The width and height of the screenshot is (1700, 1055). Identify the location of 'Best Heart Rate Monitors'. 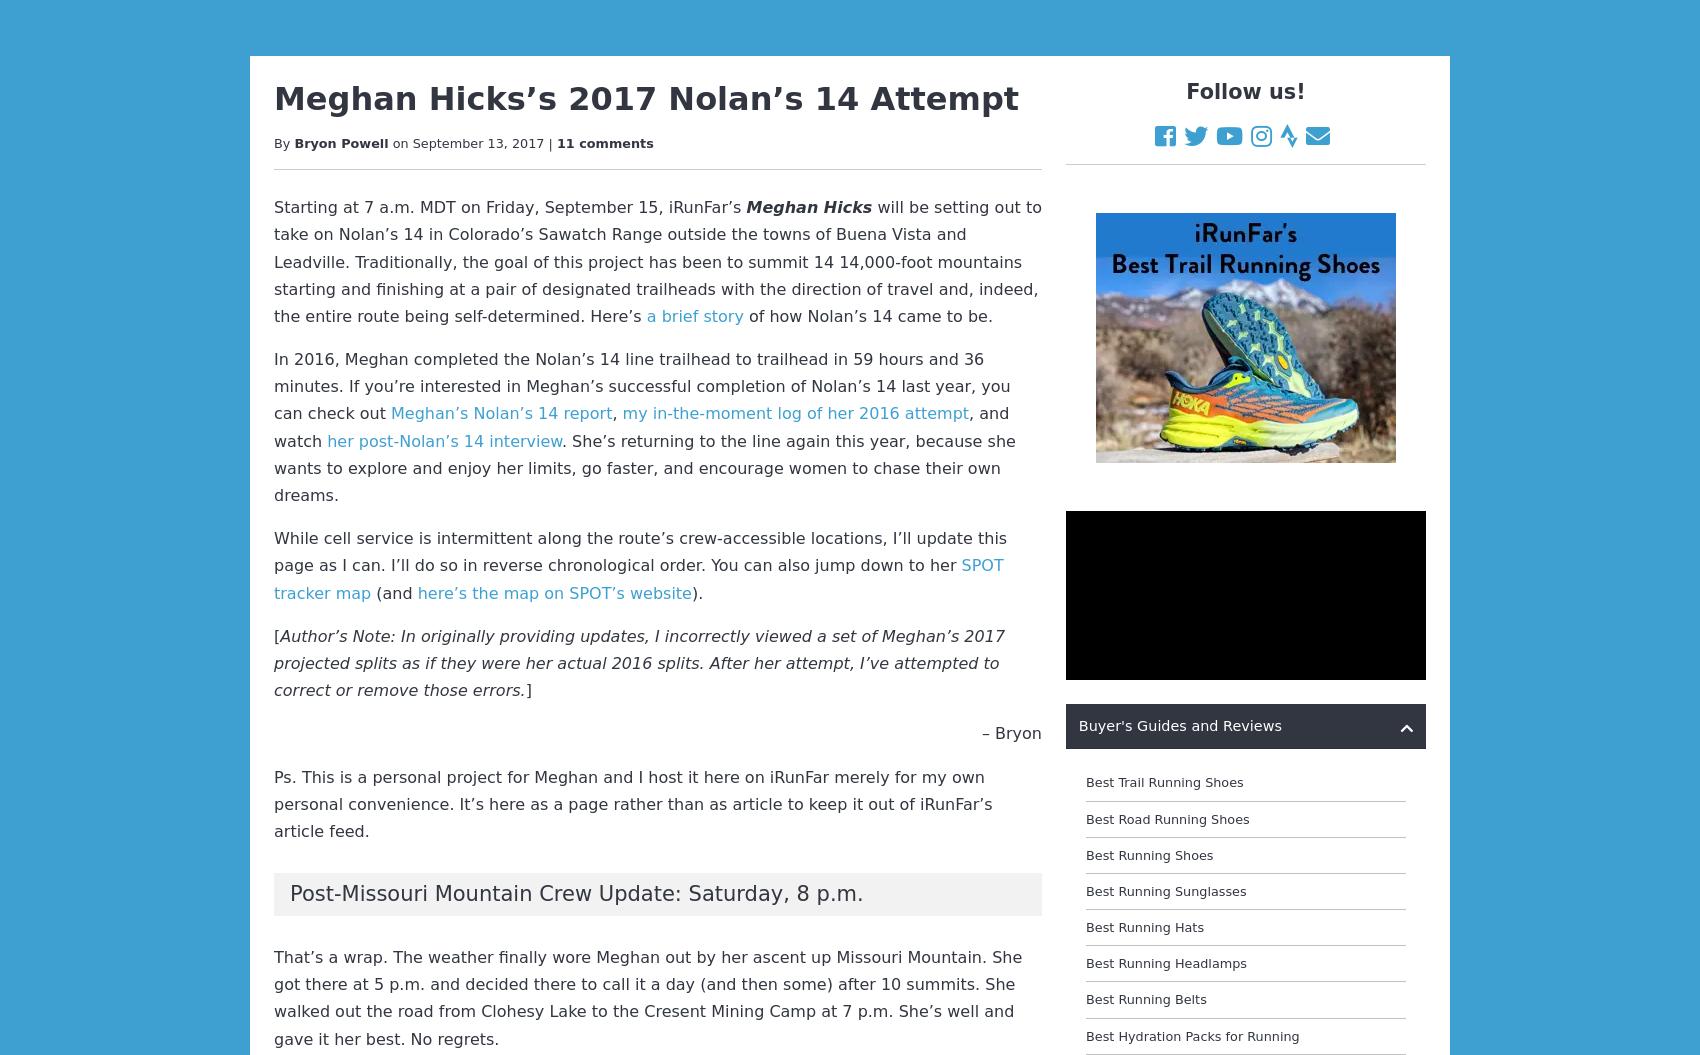
(1085, 747).